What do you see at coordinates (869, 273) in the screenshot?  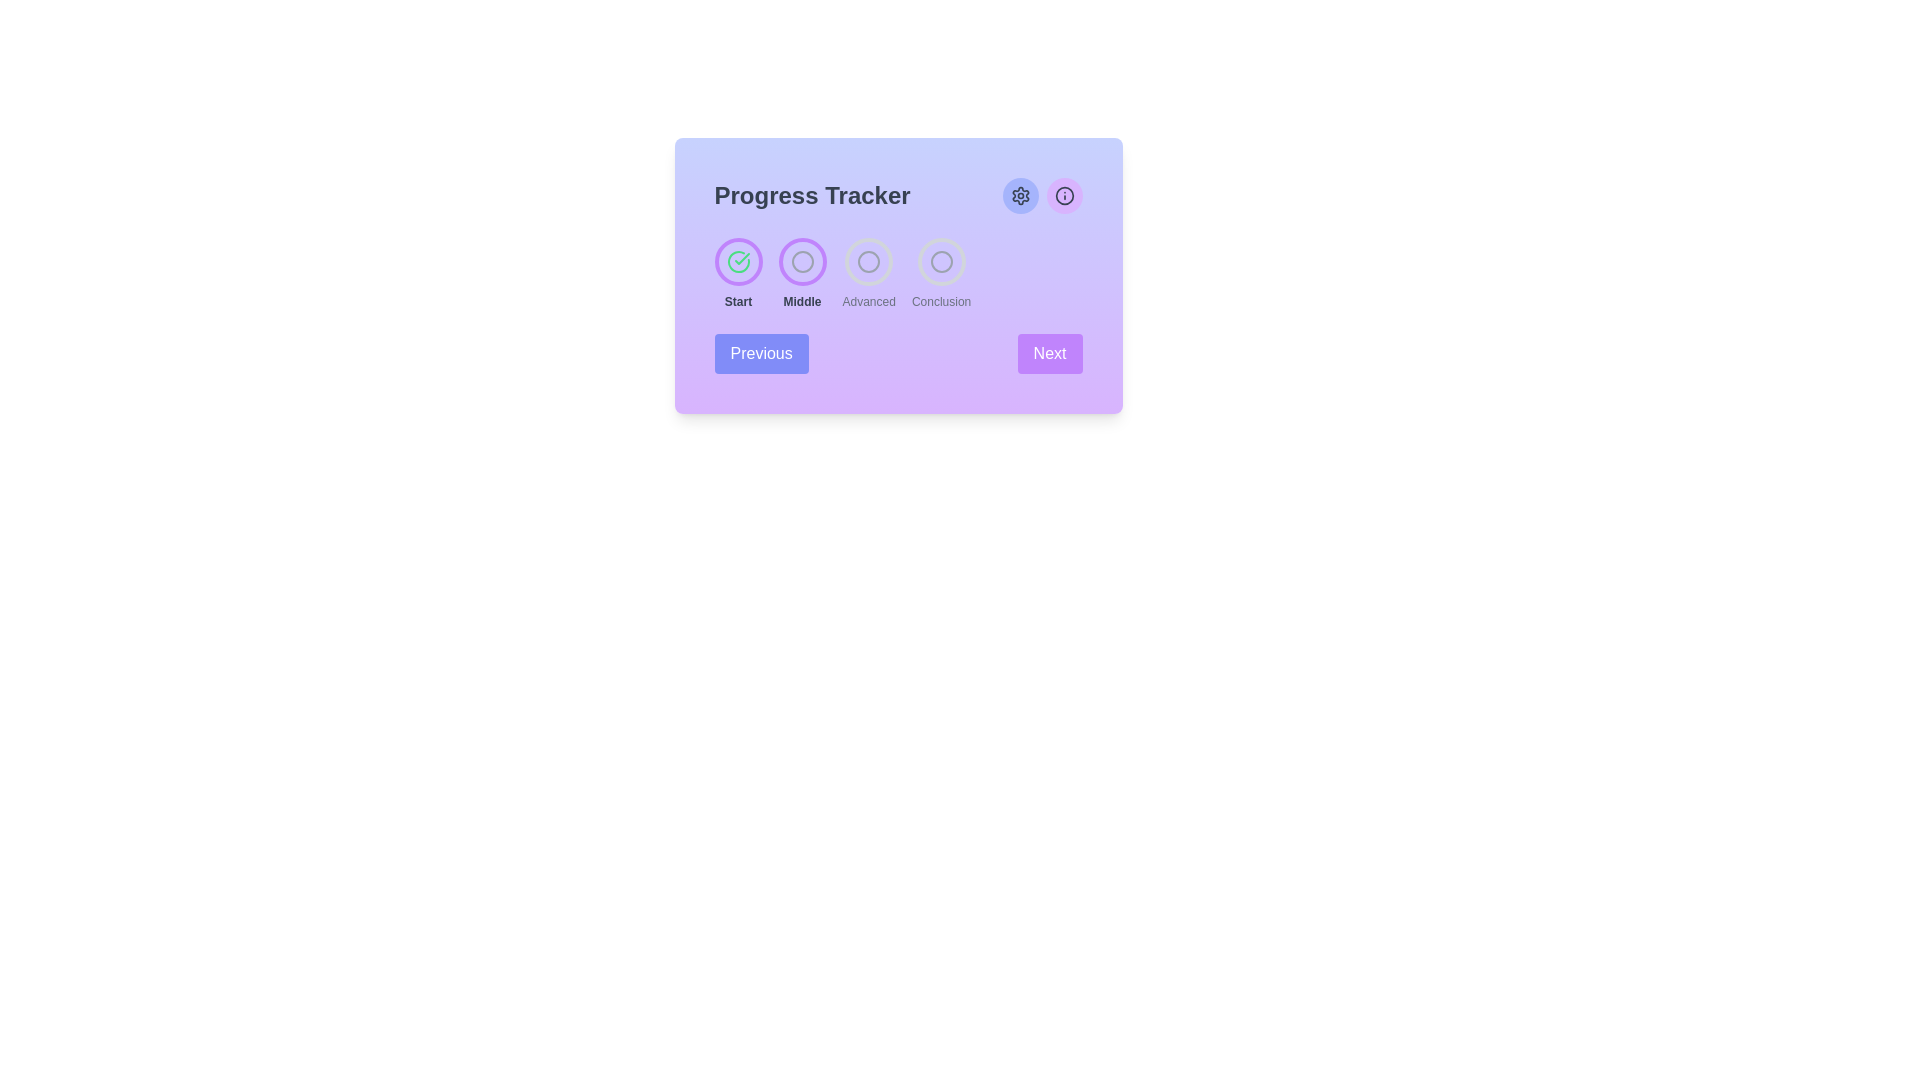 I see `the 'Advanced' button in the 'Progress Tracker' section for interaction` at bounding box center [869, 273].